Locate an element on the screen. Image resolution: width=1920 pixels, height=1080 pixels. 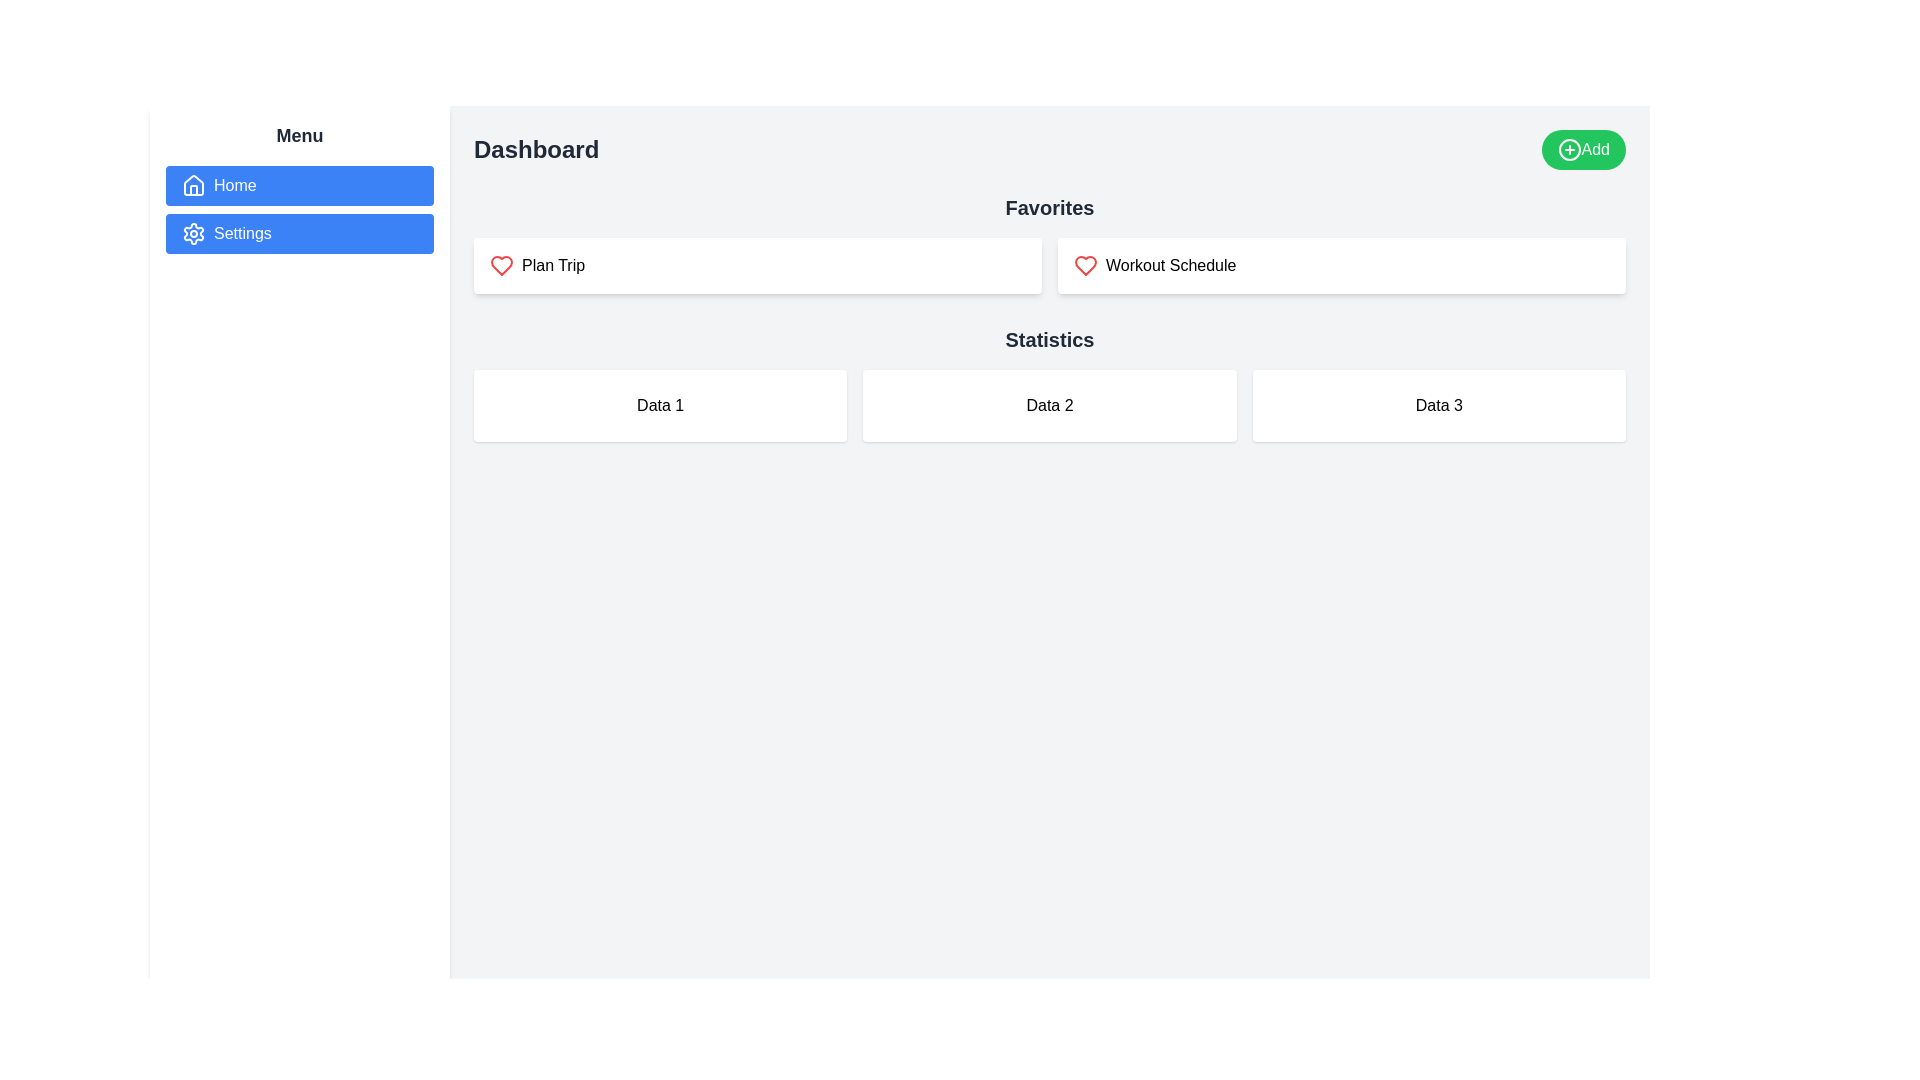
the heart-shaped icon outlined in red, located at the leftmost part of the 'Plan Trip' card in the 'Favorites' section is located at coordinates (502, 265).